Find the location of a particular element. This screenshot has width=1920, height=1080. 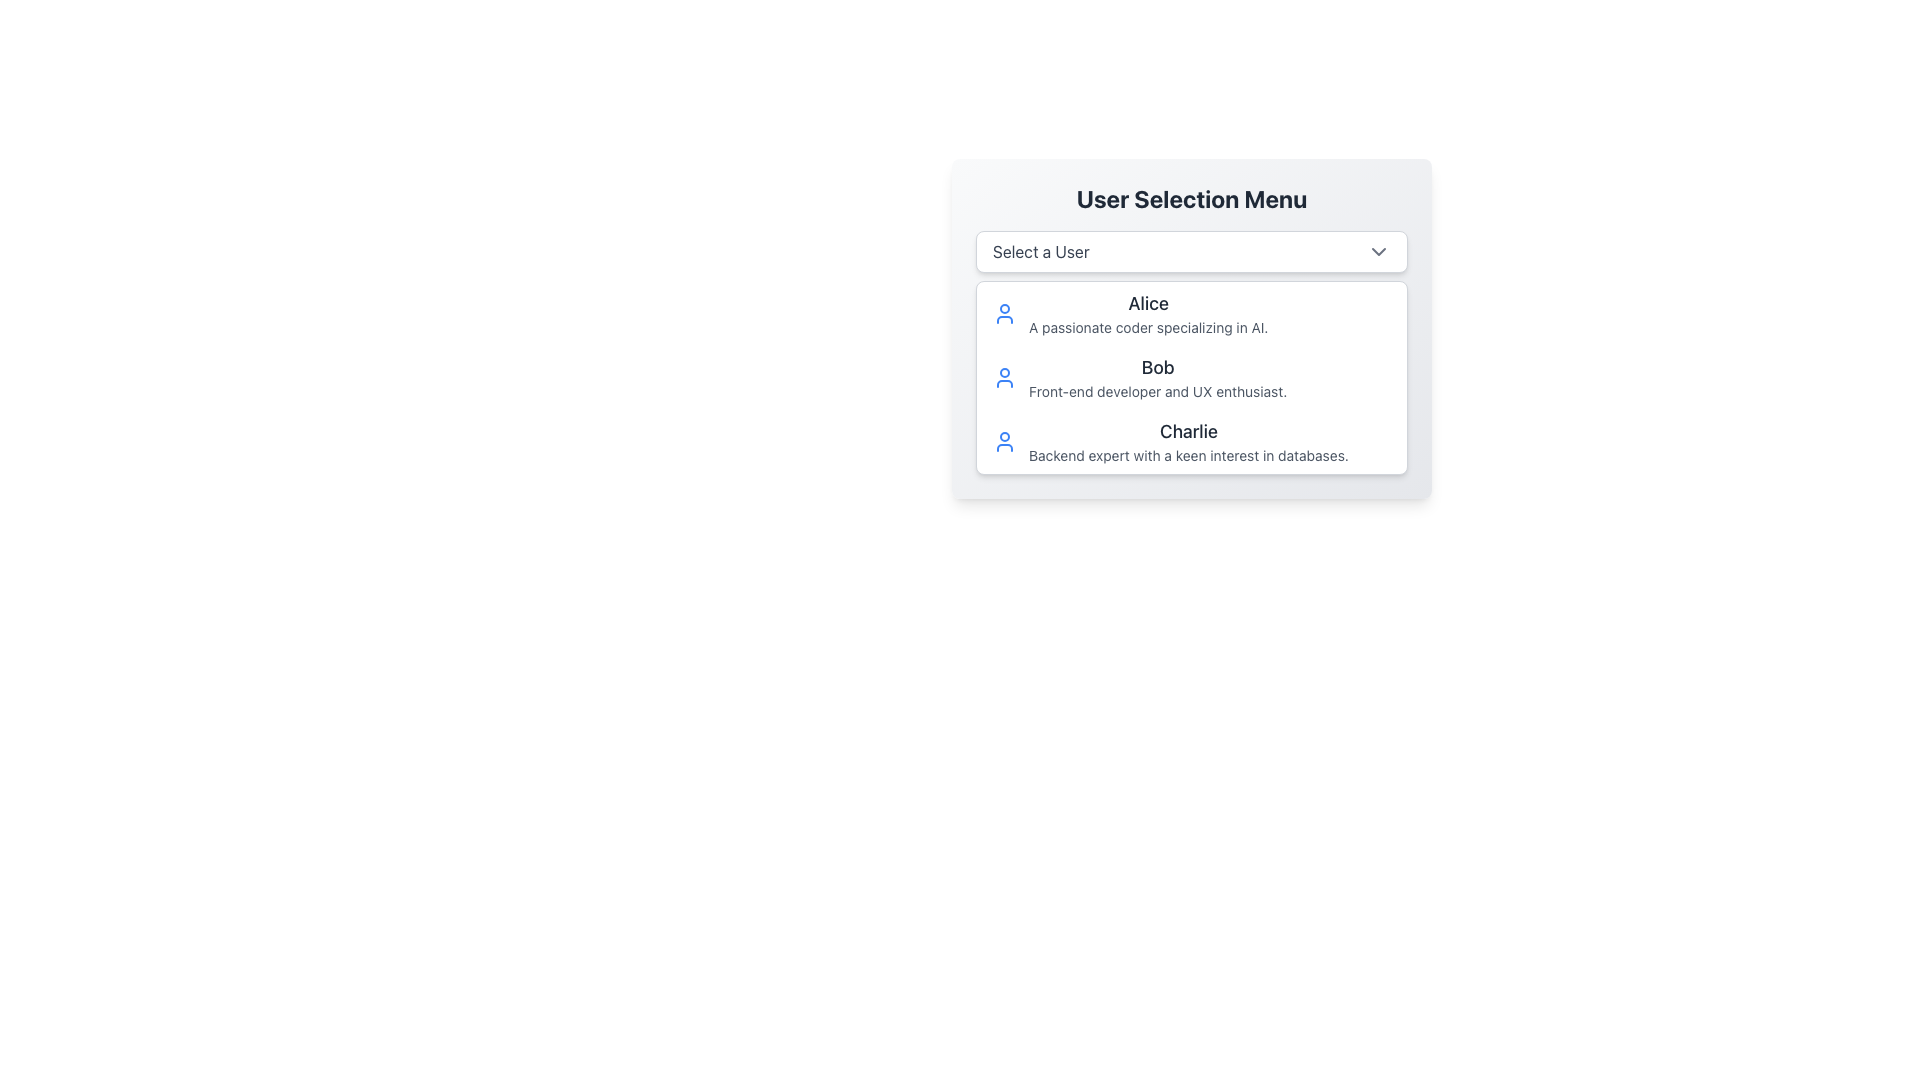

the user icon representing 'Charlie' located at the leftmost side of the highlighted row, adjacent to the text 'Backend expert with a keen interest in databases.' is located at coordinates (1004, 441).